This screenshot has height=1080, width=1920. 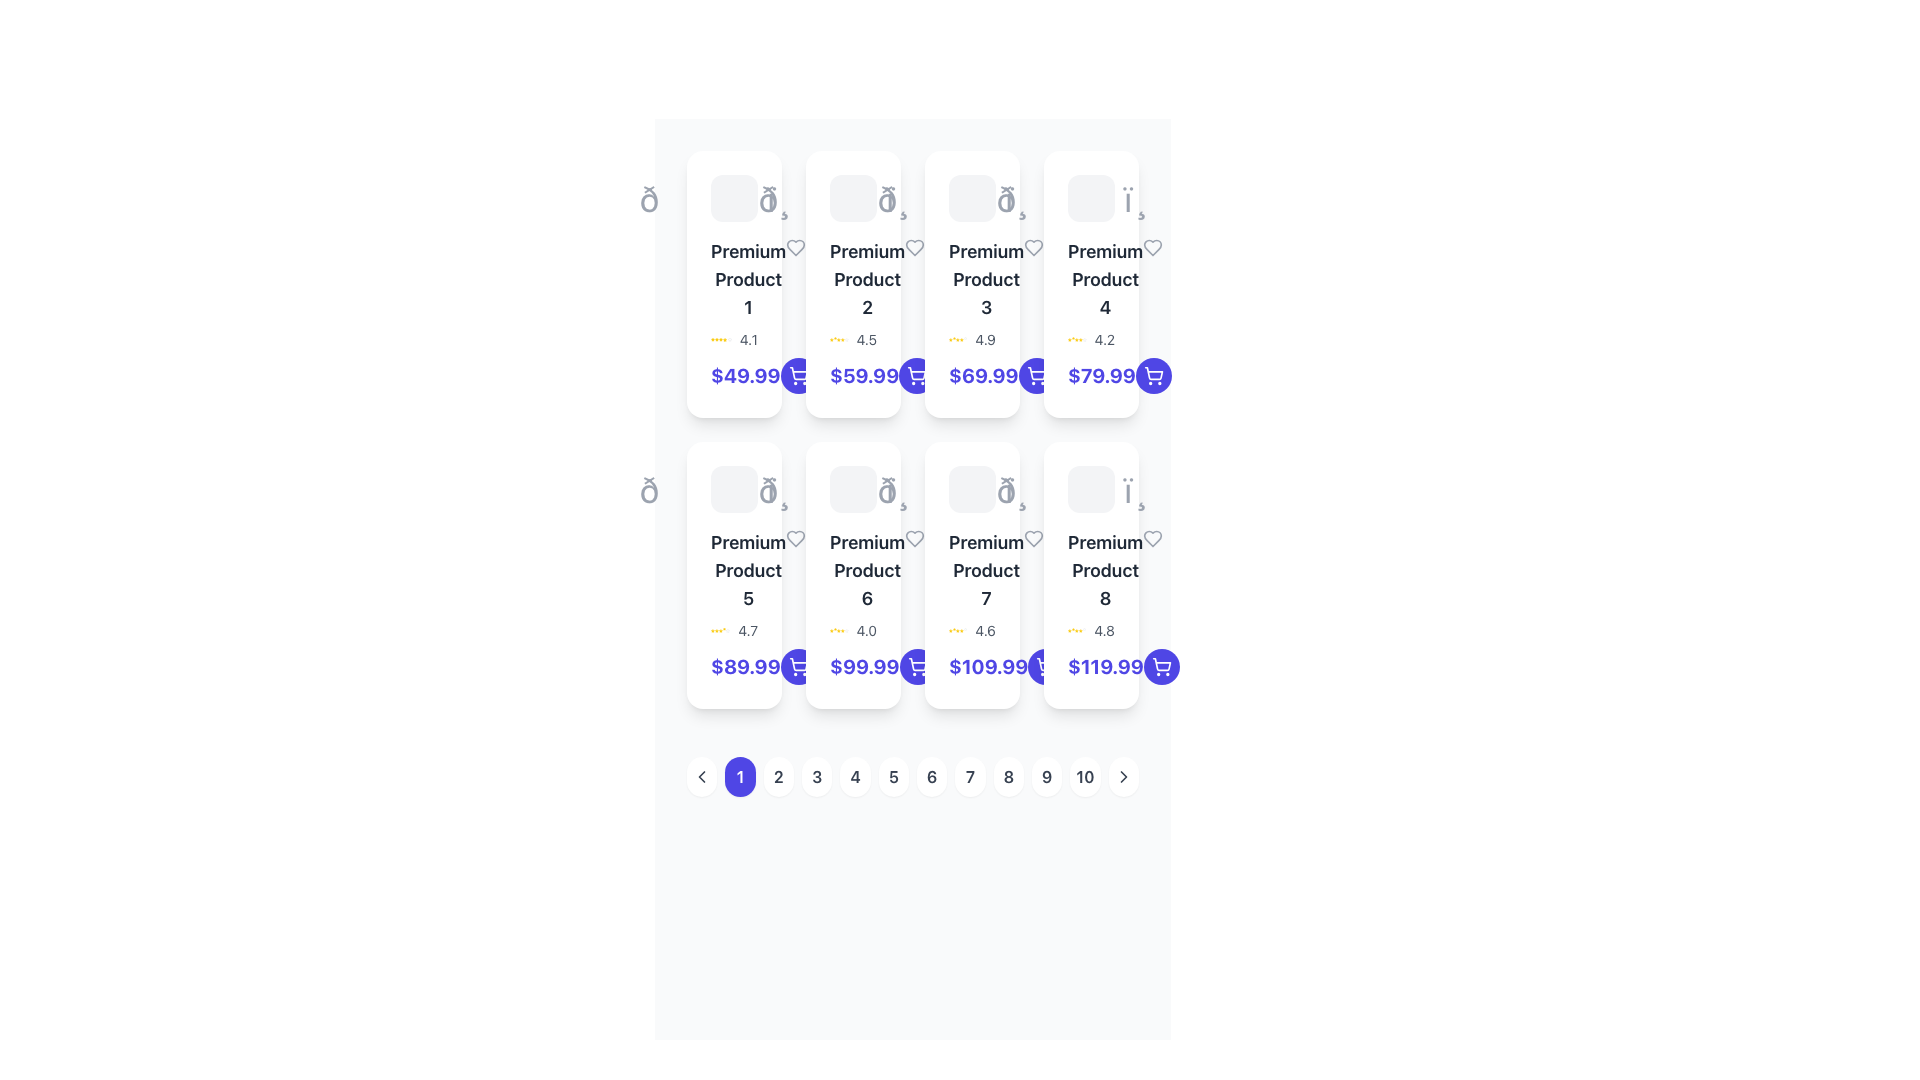 I want to click on the circular button with a white background and the numeral '4' at its center, so click(x=855, y=775).